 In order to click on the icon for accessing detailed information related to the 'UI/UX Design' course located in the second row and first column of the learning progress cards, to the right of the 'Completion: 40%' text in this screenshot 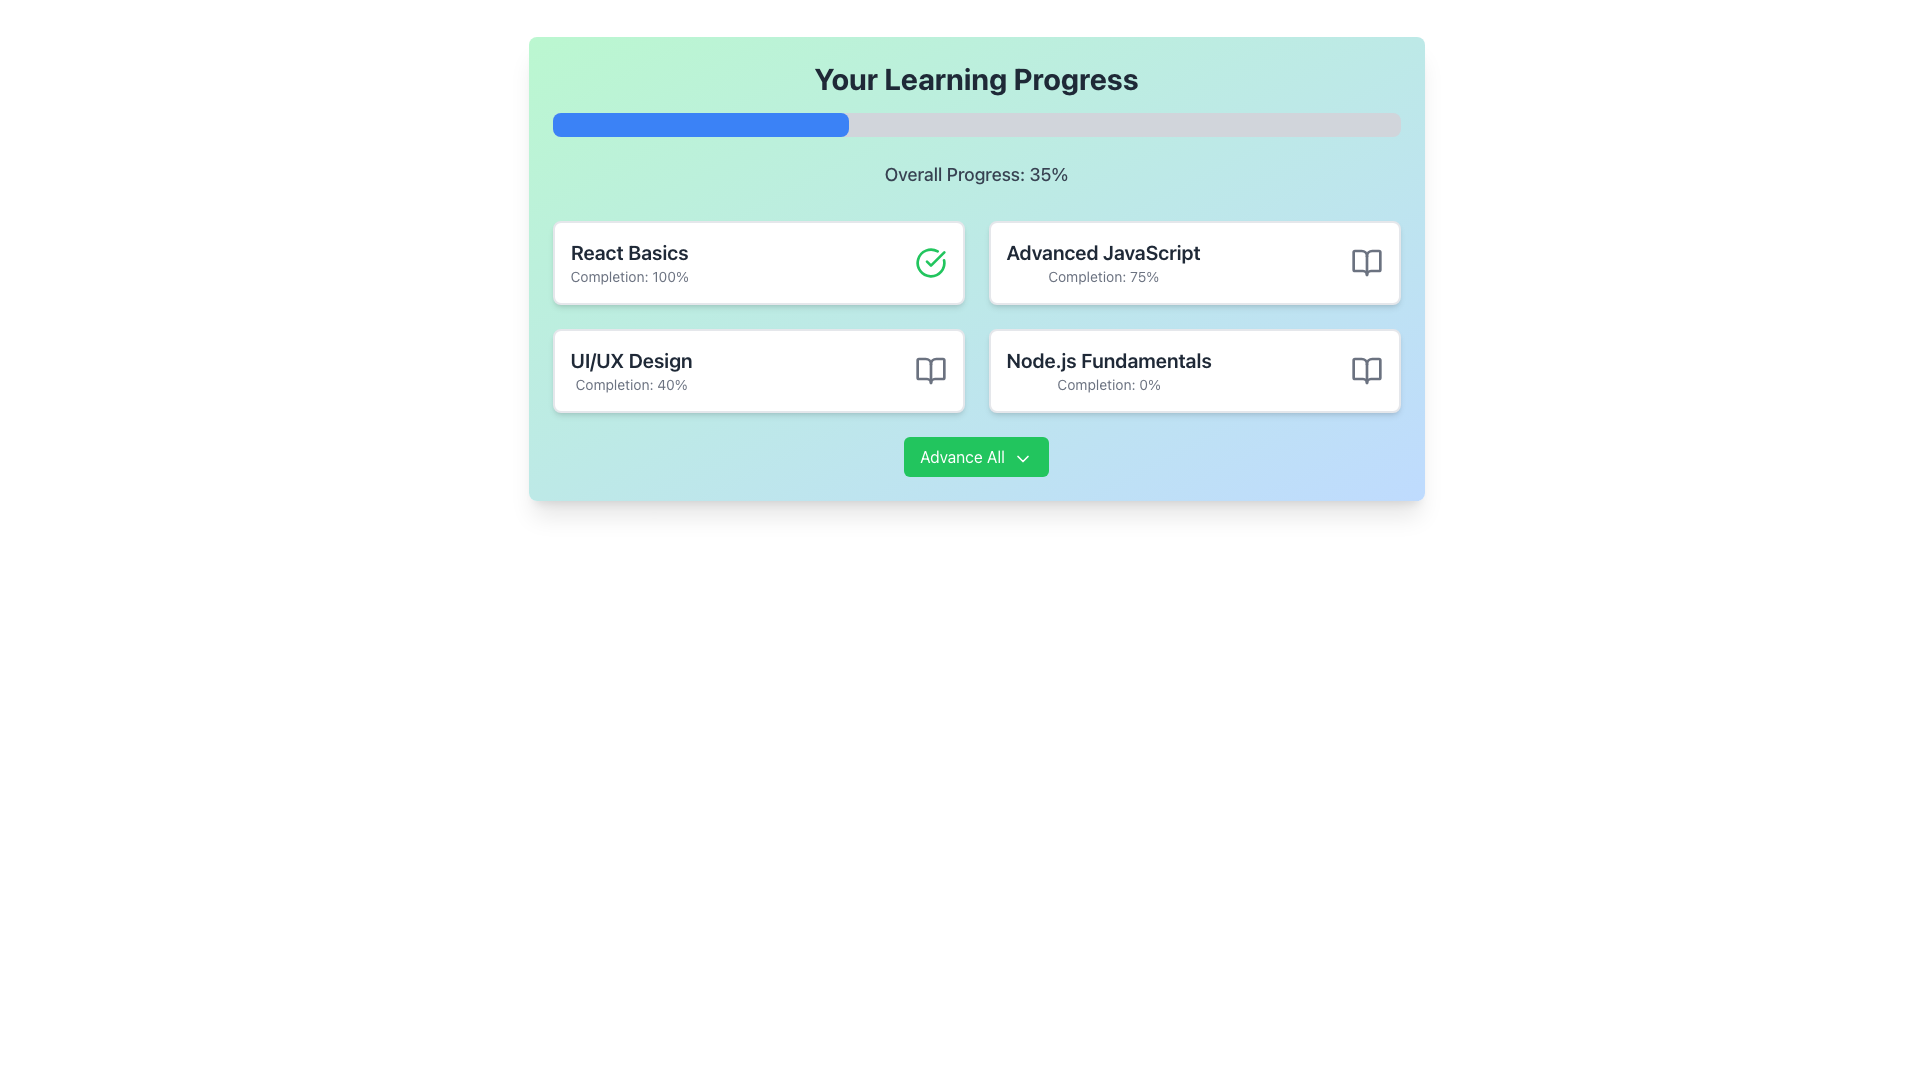, I will do `click(929, 370)`.